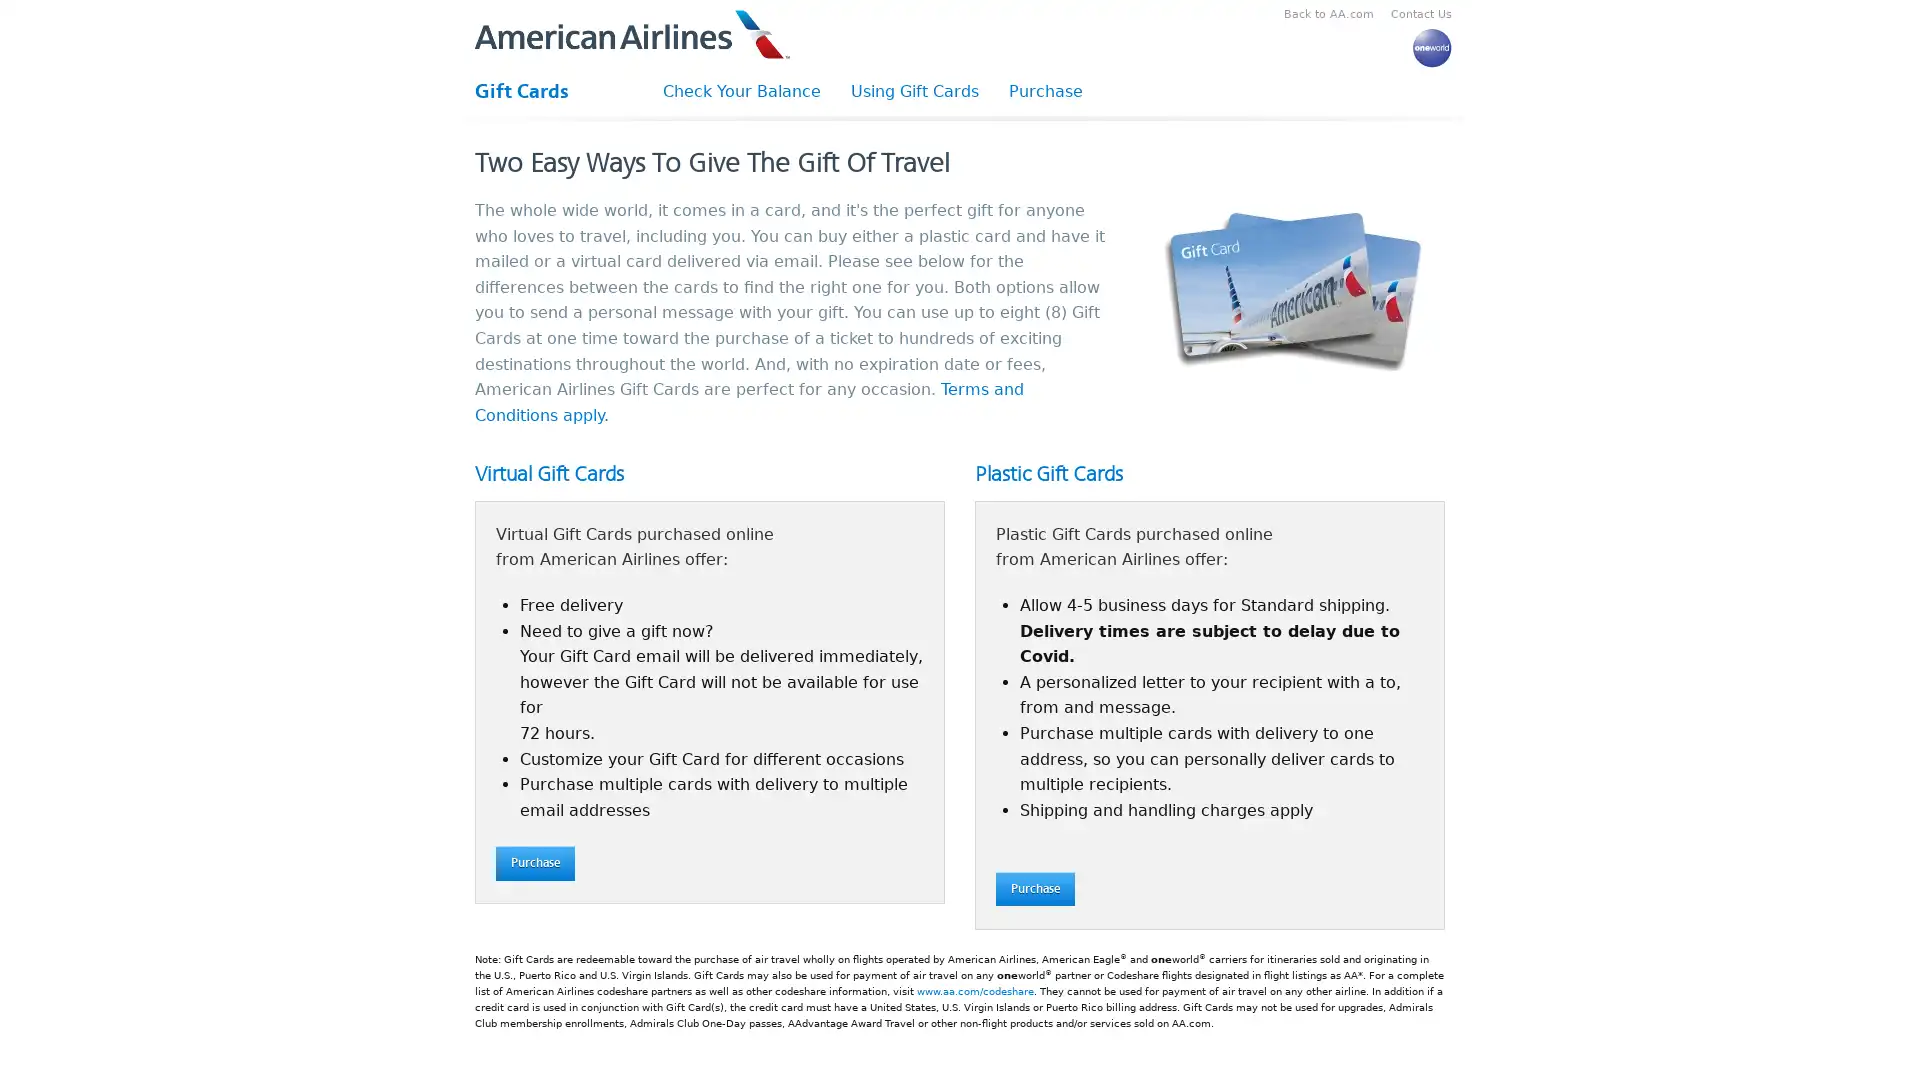 The height and width of the screenshot is (1080, 1920). Describe the element at coordinates (535, 861) in the screenshot. I see `Purchase` at that location.